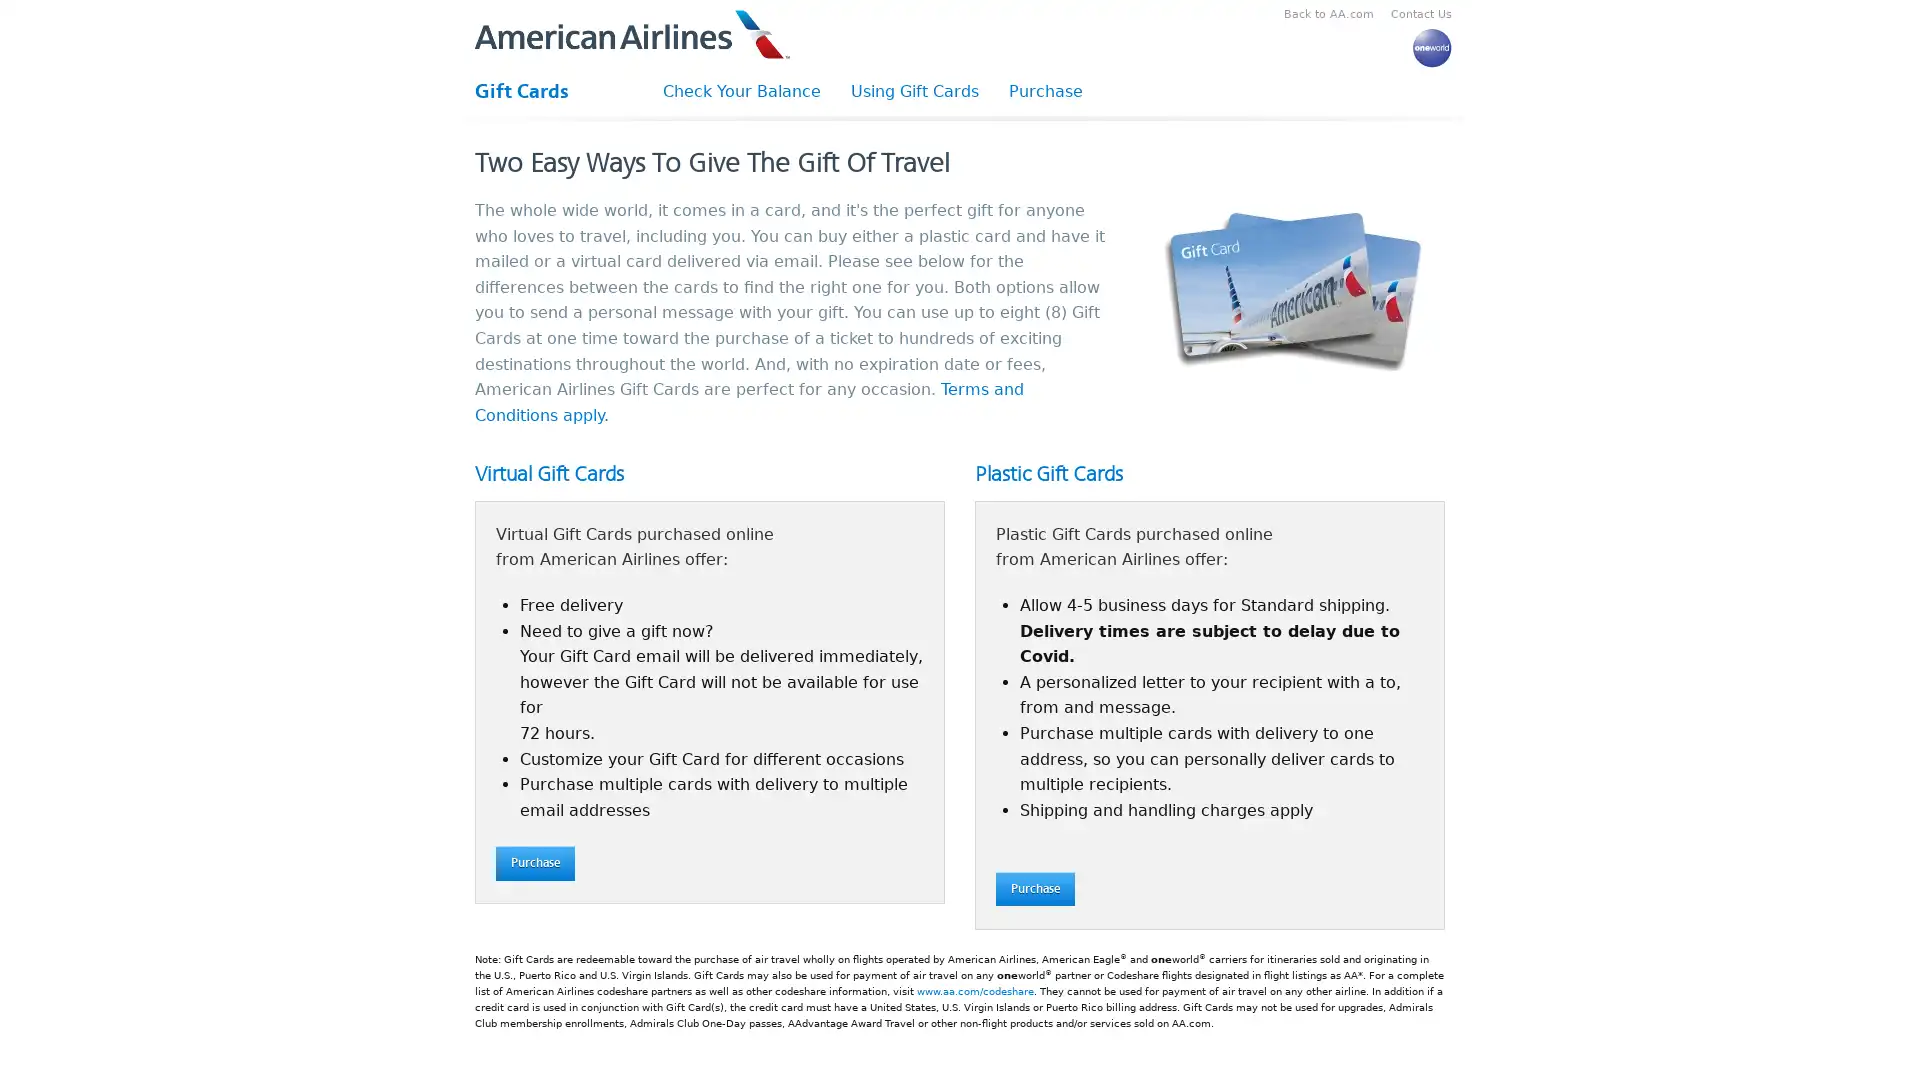 The height and width of the screenshot is (1080, 1920). Describe the element at coordinates (535, 861) in the screenshot. I see `Purchase` at that location.